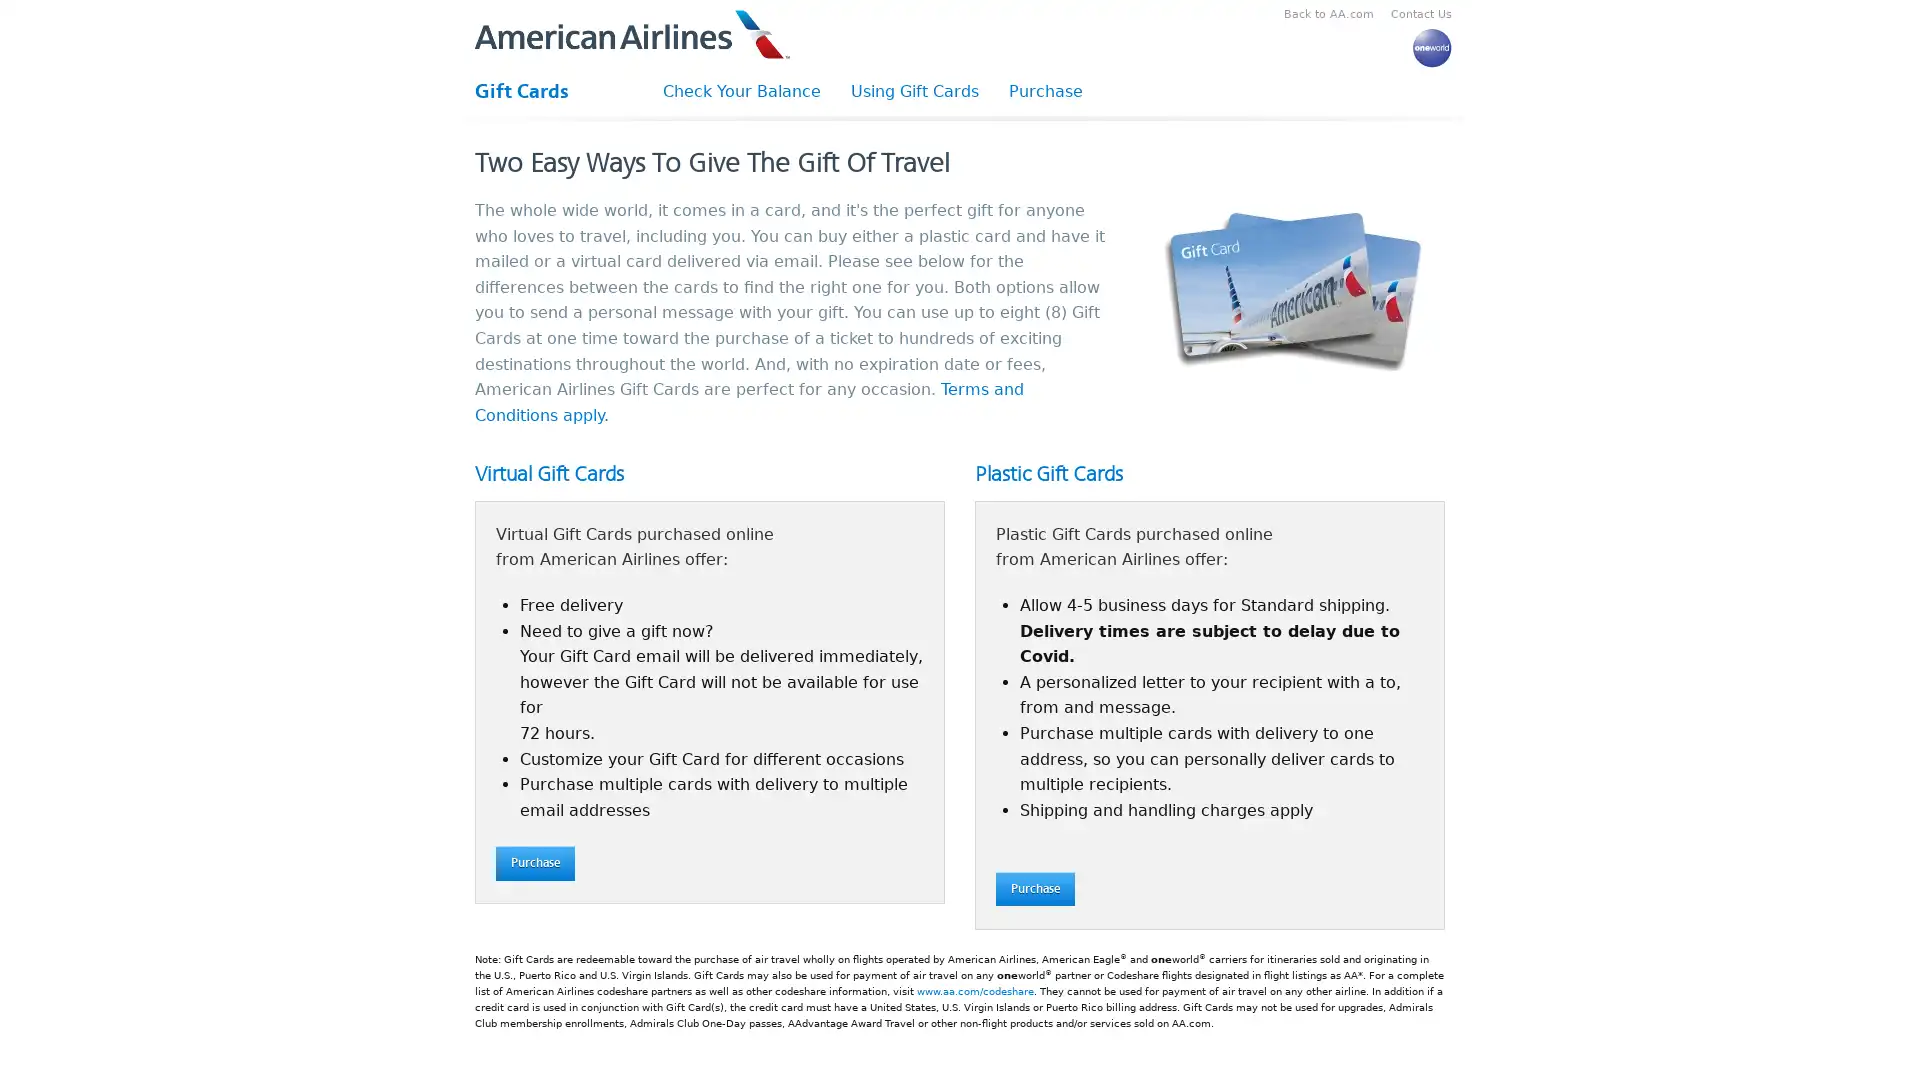 The height and width of the screenshot is (1080, 1920). Describe the element at coordinates (535, 861) in the screenshot. I see `Purchase` at that location.